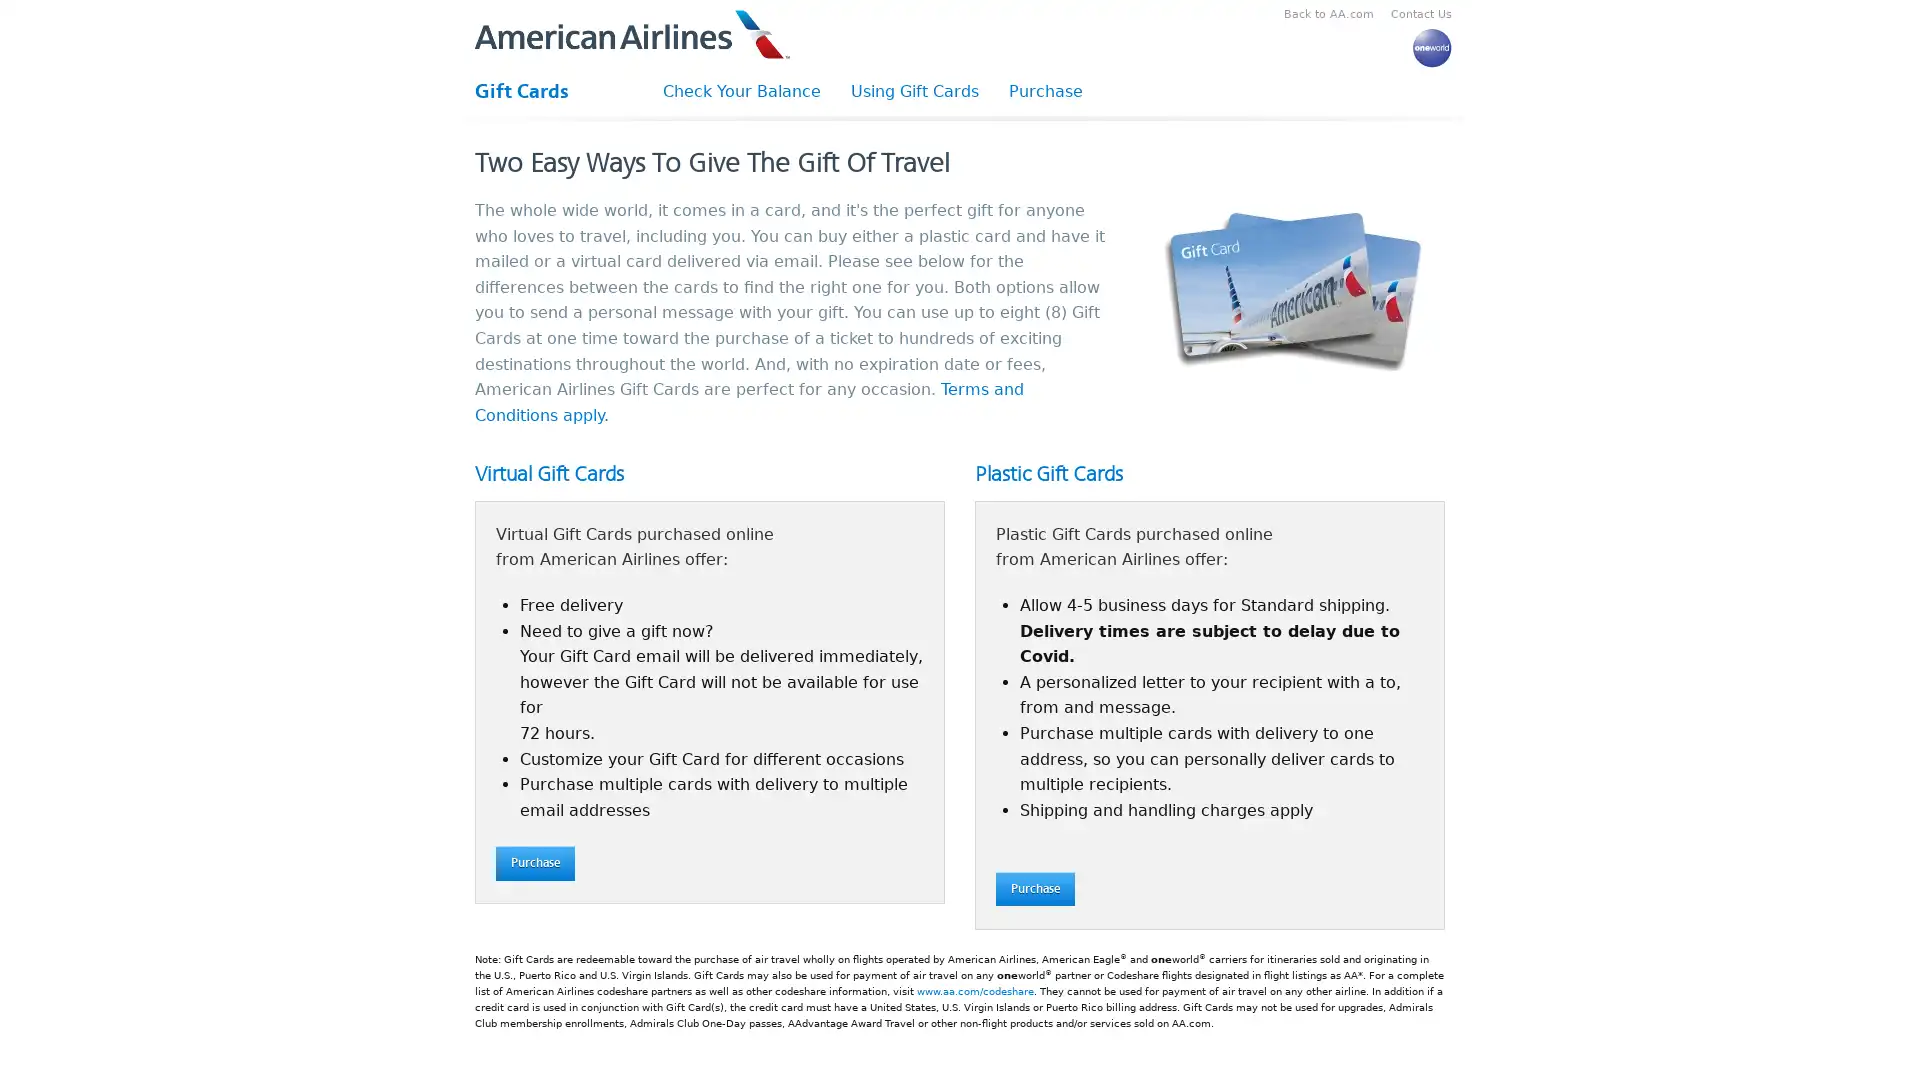 The height and width of the screenshot is (1080, 1920). Describe the element at coordinates (535, 861) in the screenshot. I see `Purchase` at that location.